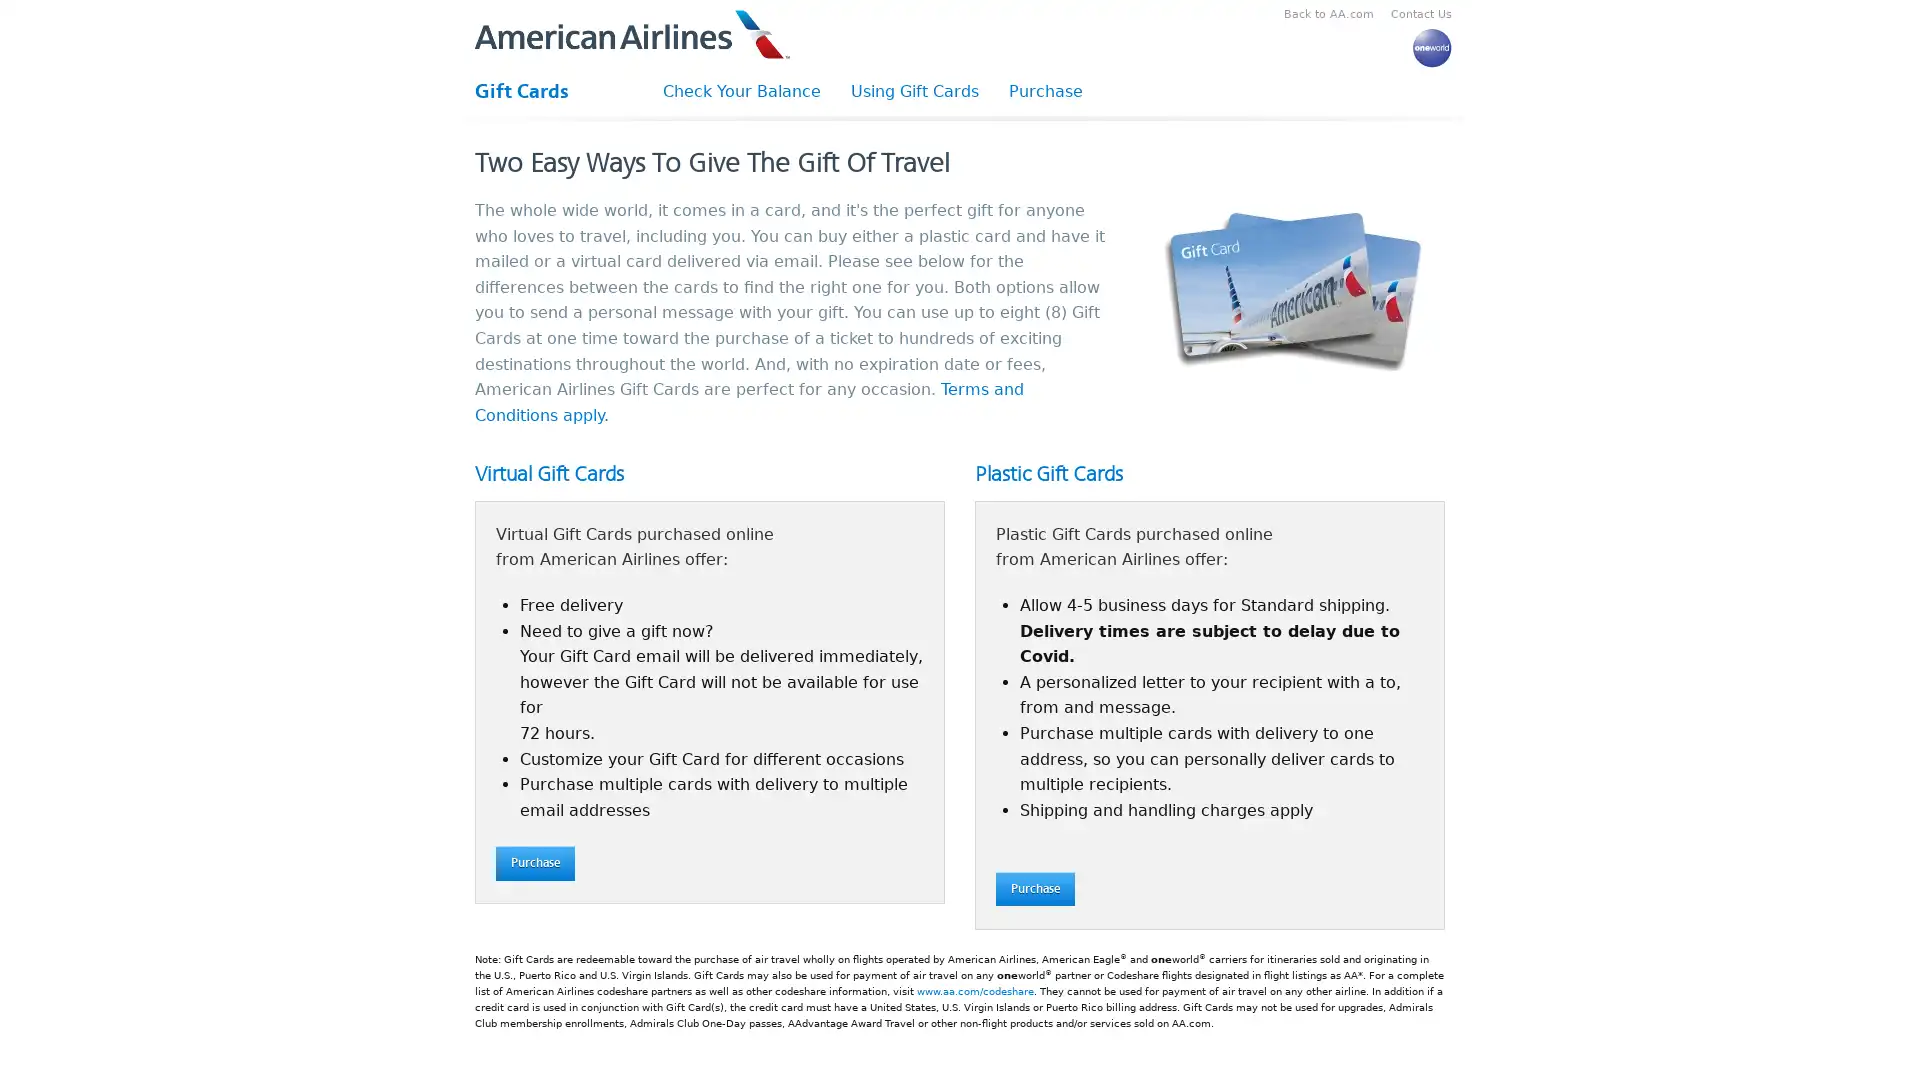 The height and width of the screenshot is (1080, 1920). Describe the element at coordinates (535, 861) in the screenshot. I see `Purchase` at that location.